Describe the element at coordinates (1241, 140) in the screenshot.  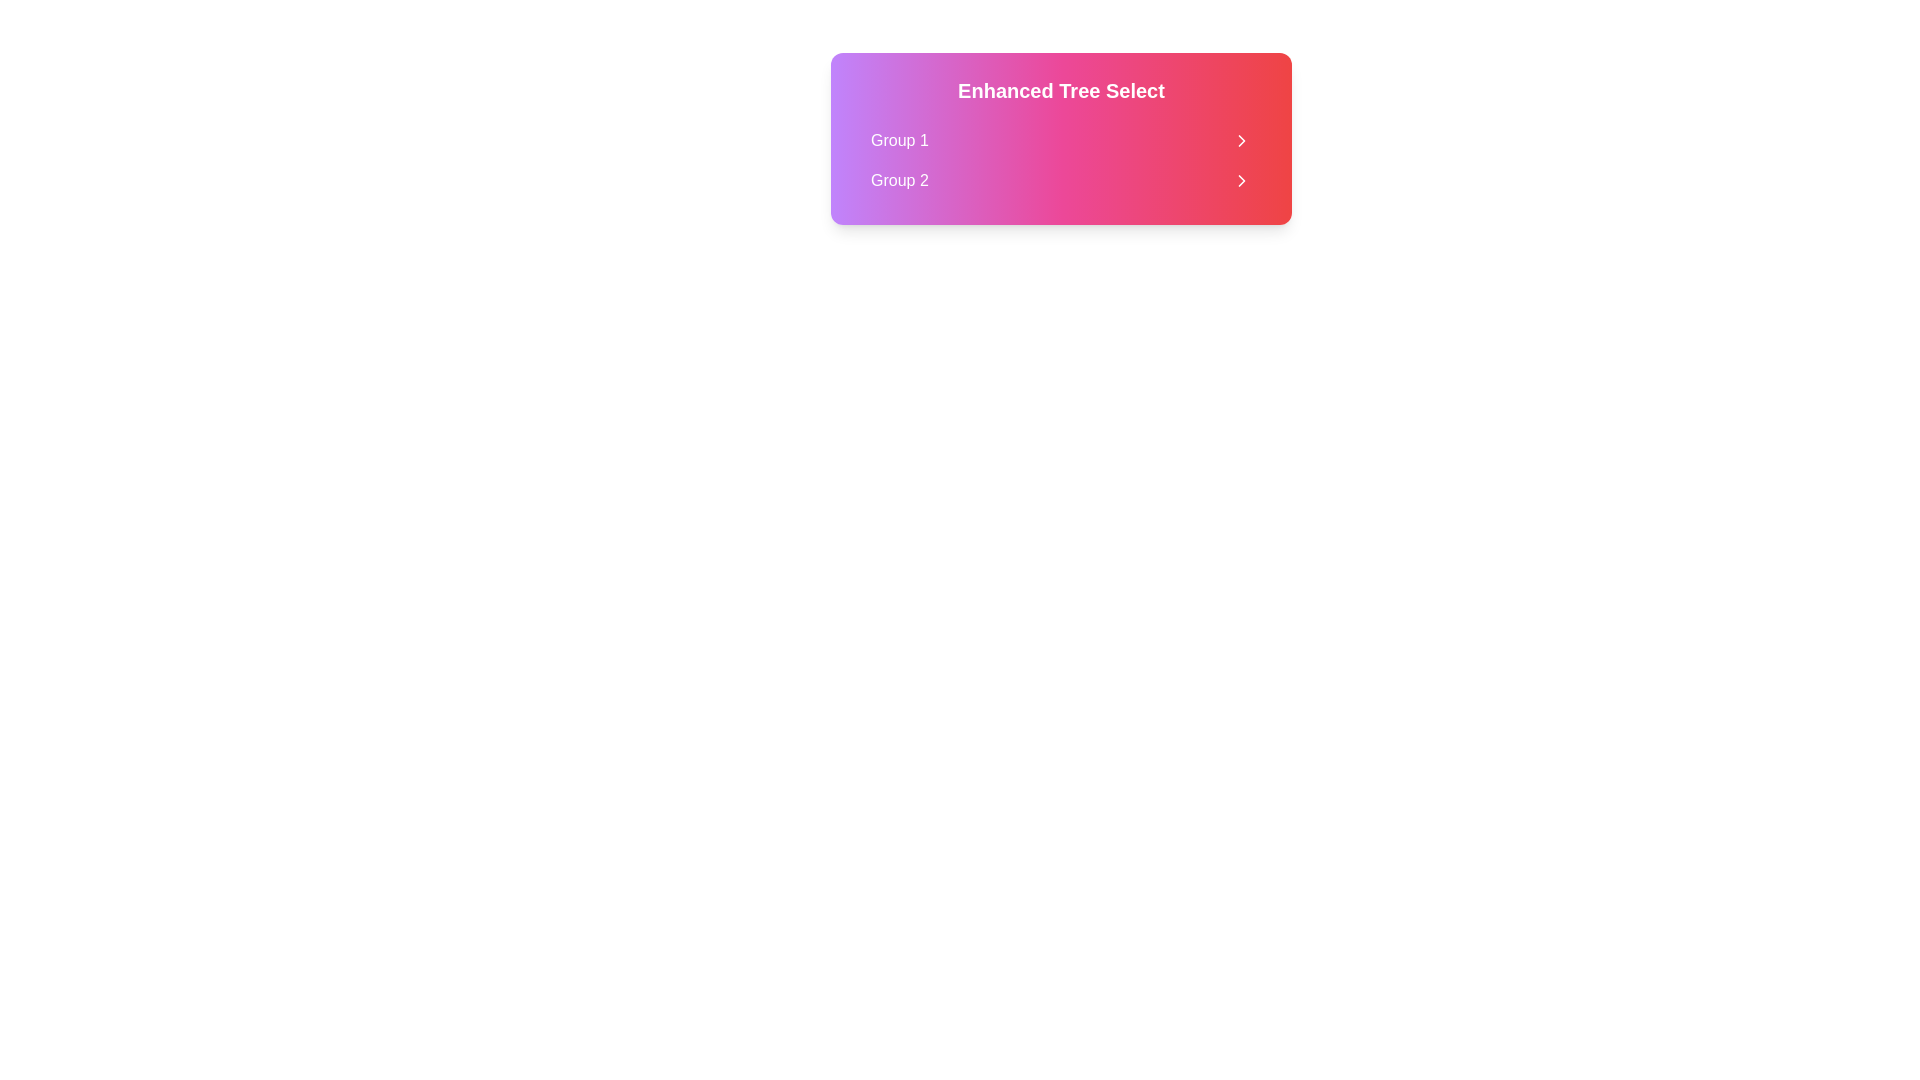
I see `the right-facing chevron icon located next to the 'Enhanced Tree Select' text to check for additional effects` at that location.